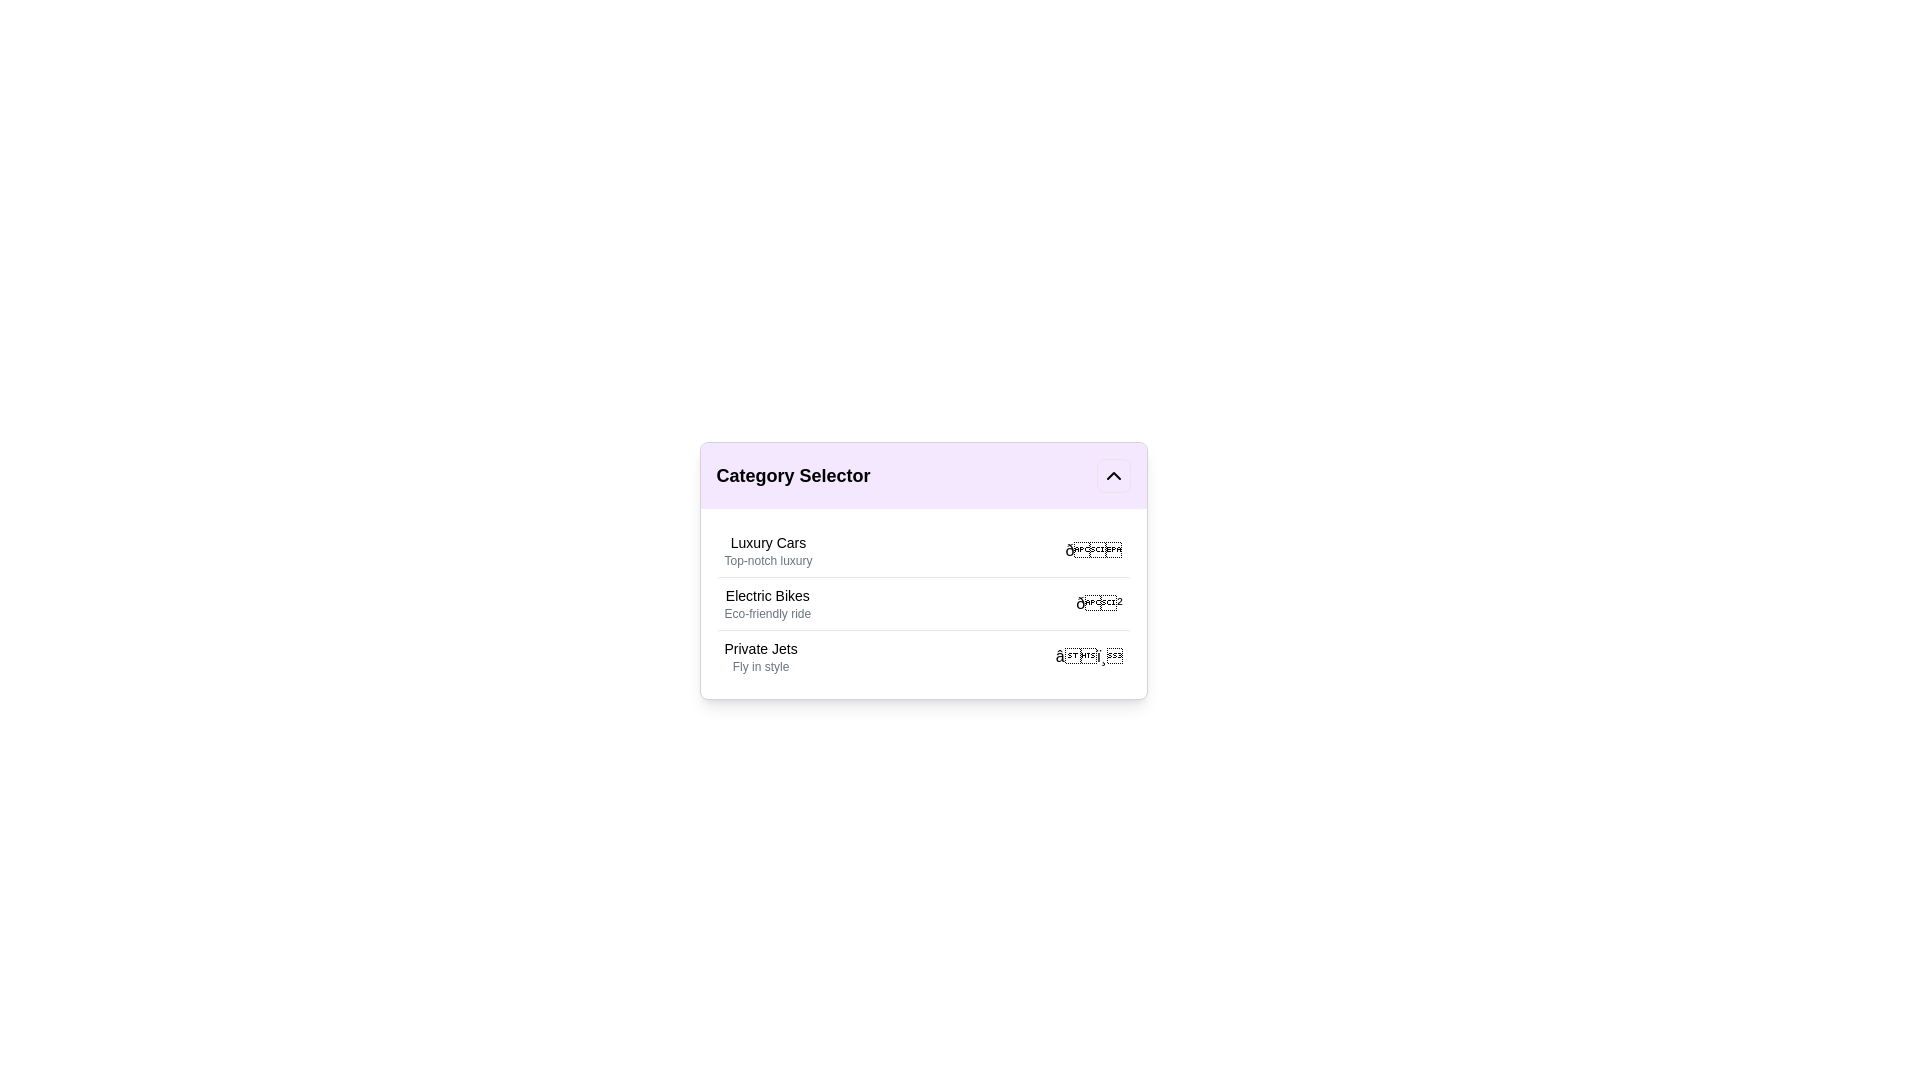 This screenshot has height=1080, width=1920. Describe the element at coordinates (1093, 551) in the screenshot. I see `the 'Luxury Cars' category icon located at the far right of the row identified by 'Luxury Cars' and 'Top-notch luxury'` at that location.